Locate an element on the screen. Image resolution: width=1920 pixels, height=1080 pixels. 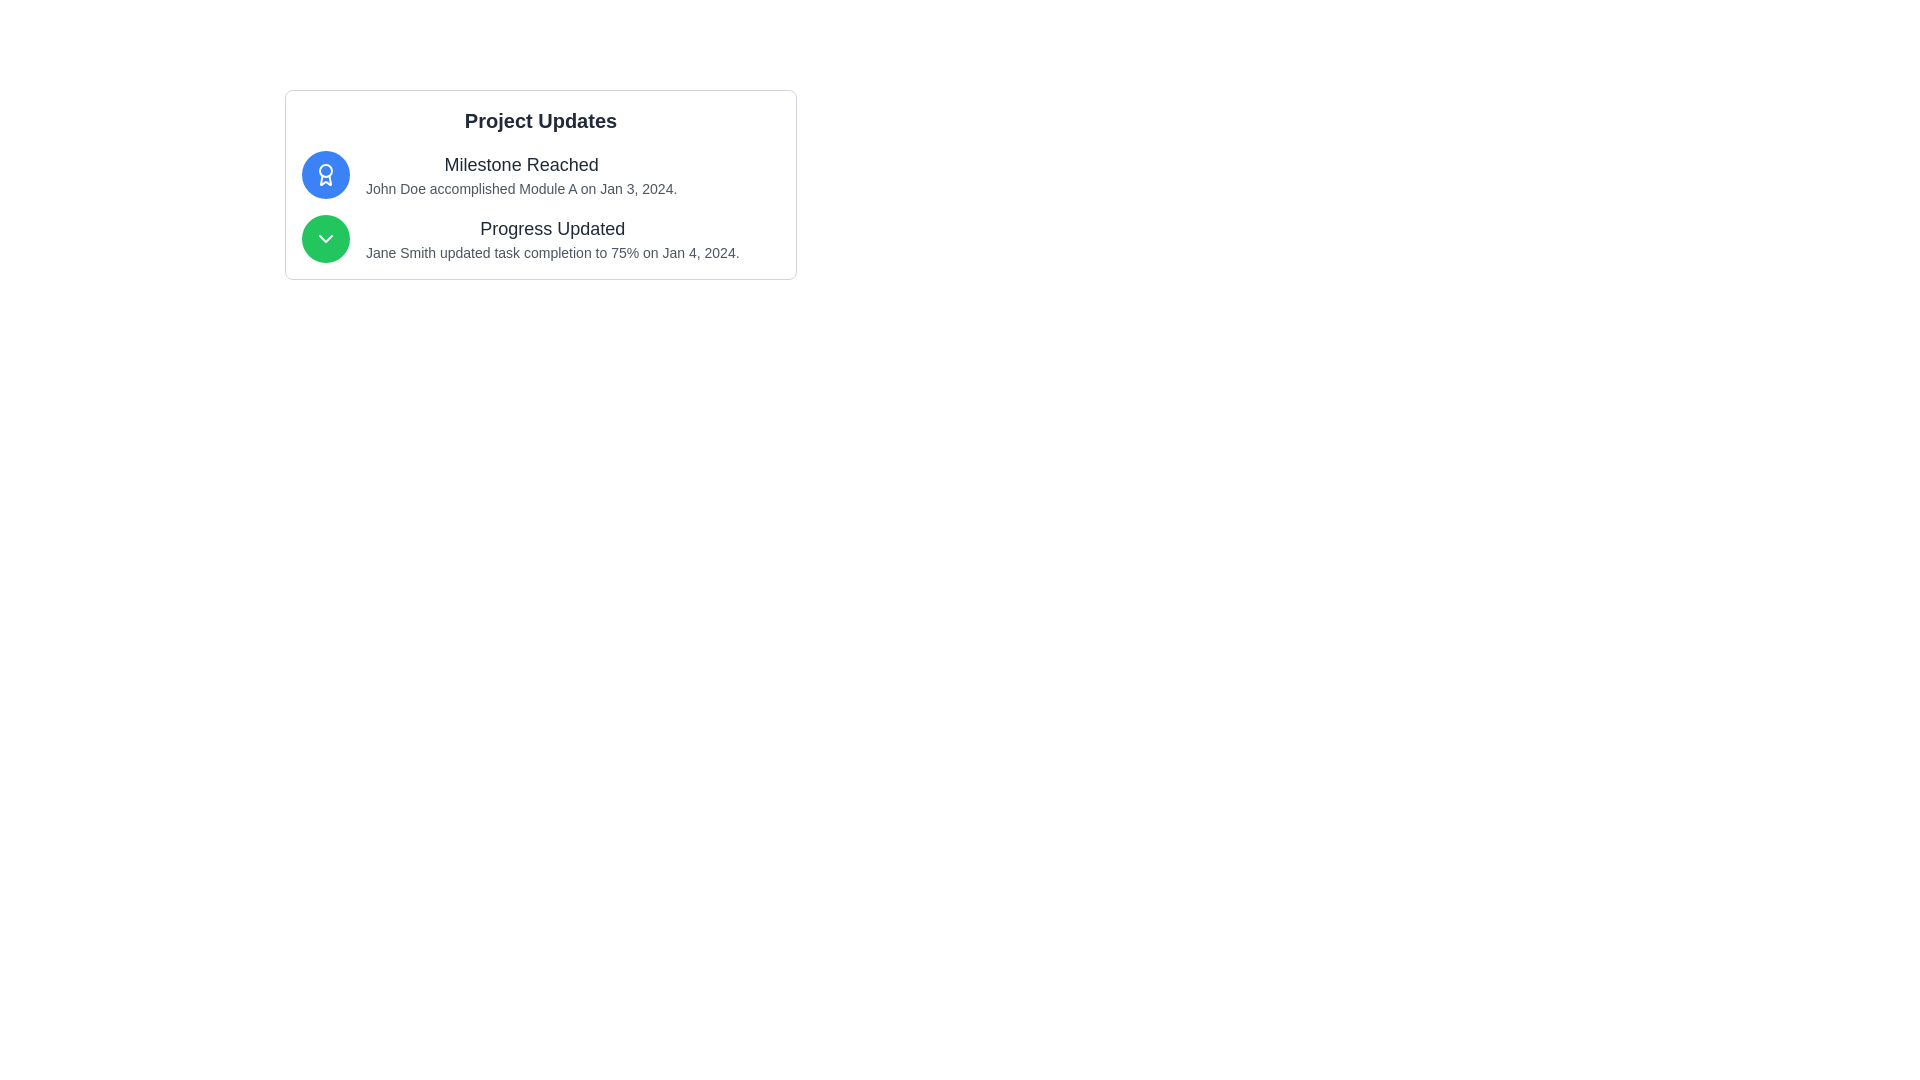
the circular icon with a green background and a white downwards-facing chevron, located to the left of the text 'Progress Updated Jane Smith updated task completion to 75% on Jan 4, 2024.' is located at coordinates (326, 238).